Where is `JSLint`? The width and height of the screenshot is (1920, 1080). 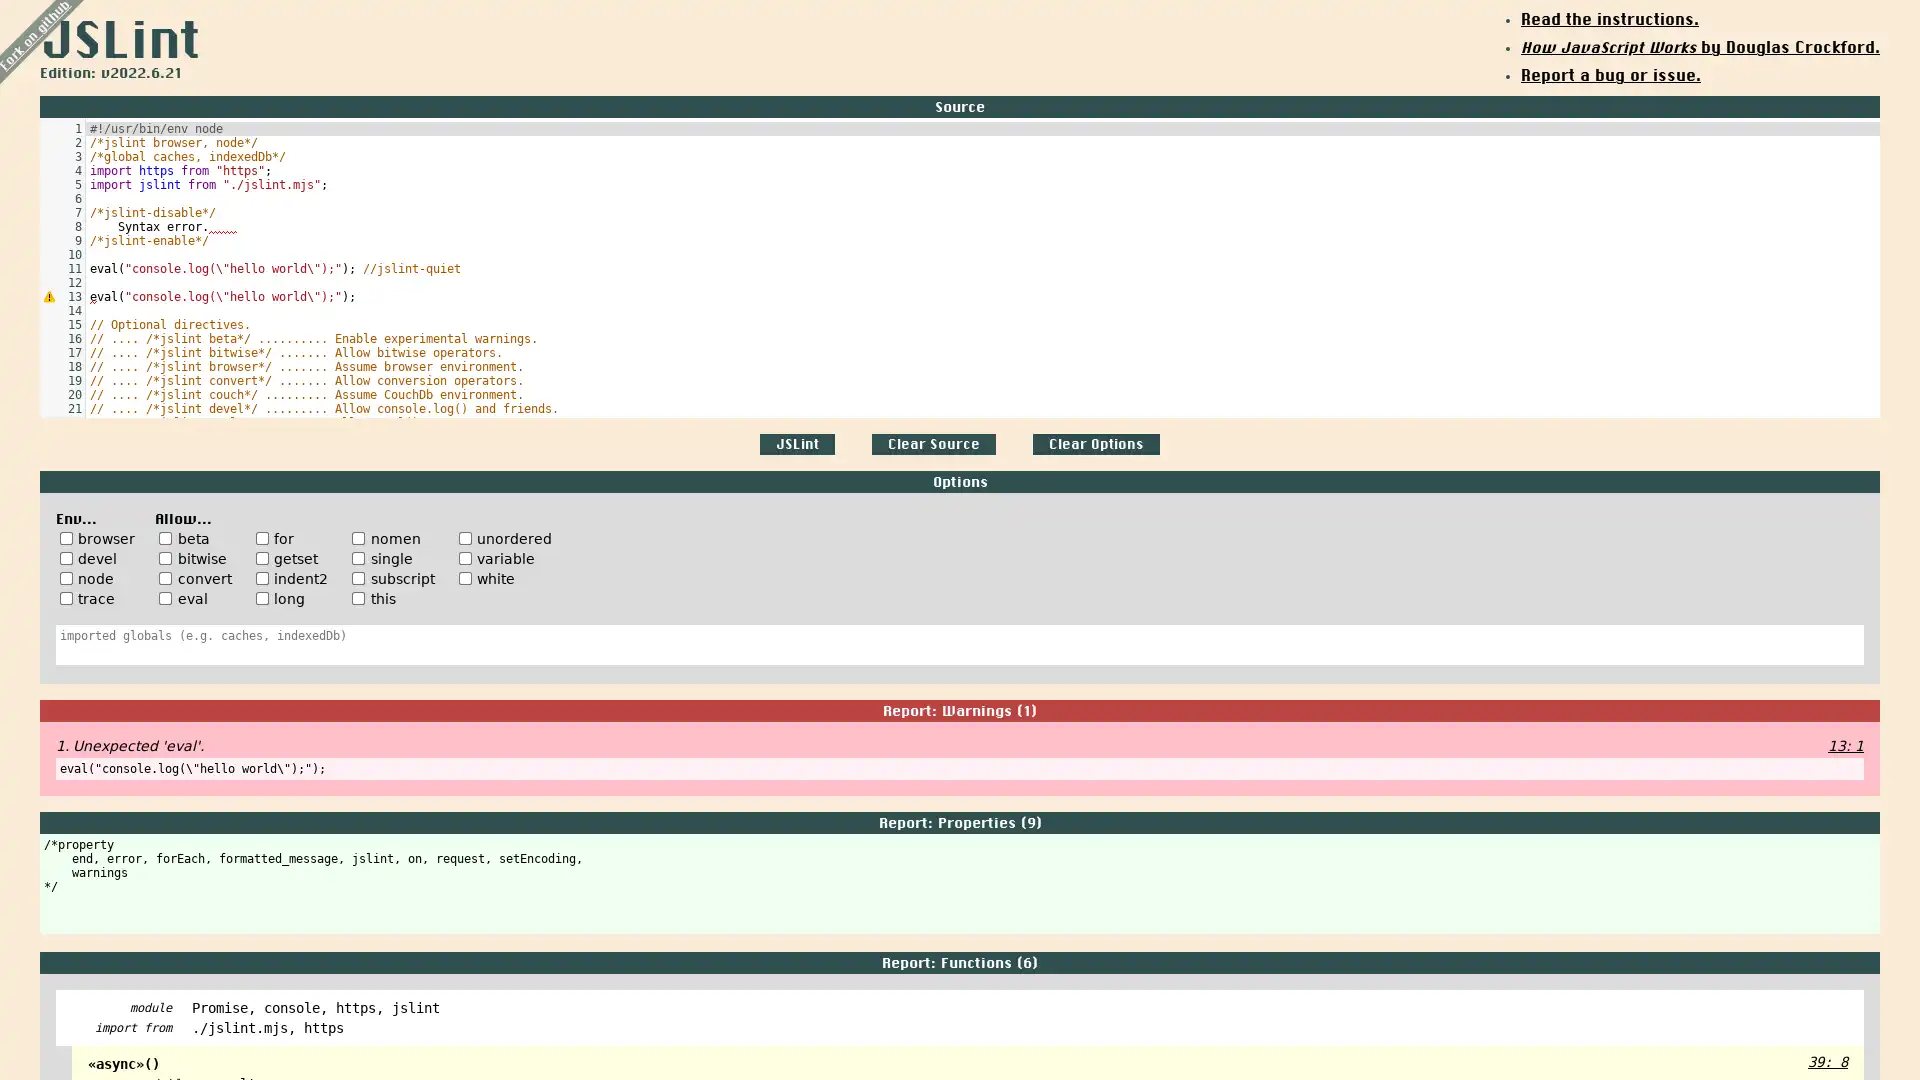 JSLint is located at coordinates (796, 443).